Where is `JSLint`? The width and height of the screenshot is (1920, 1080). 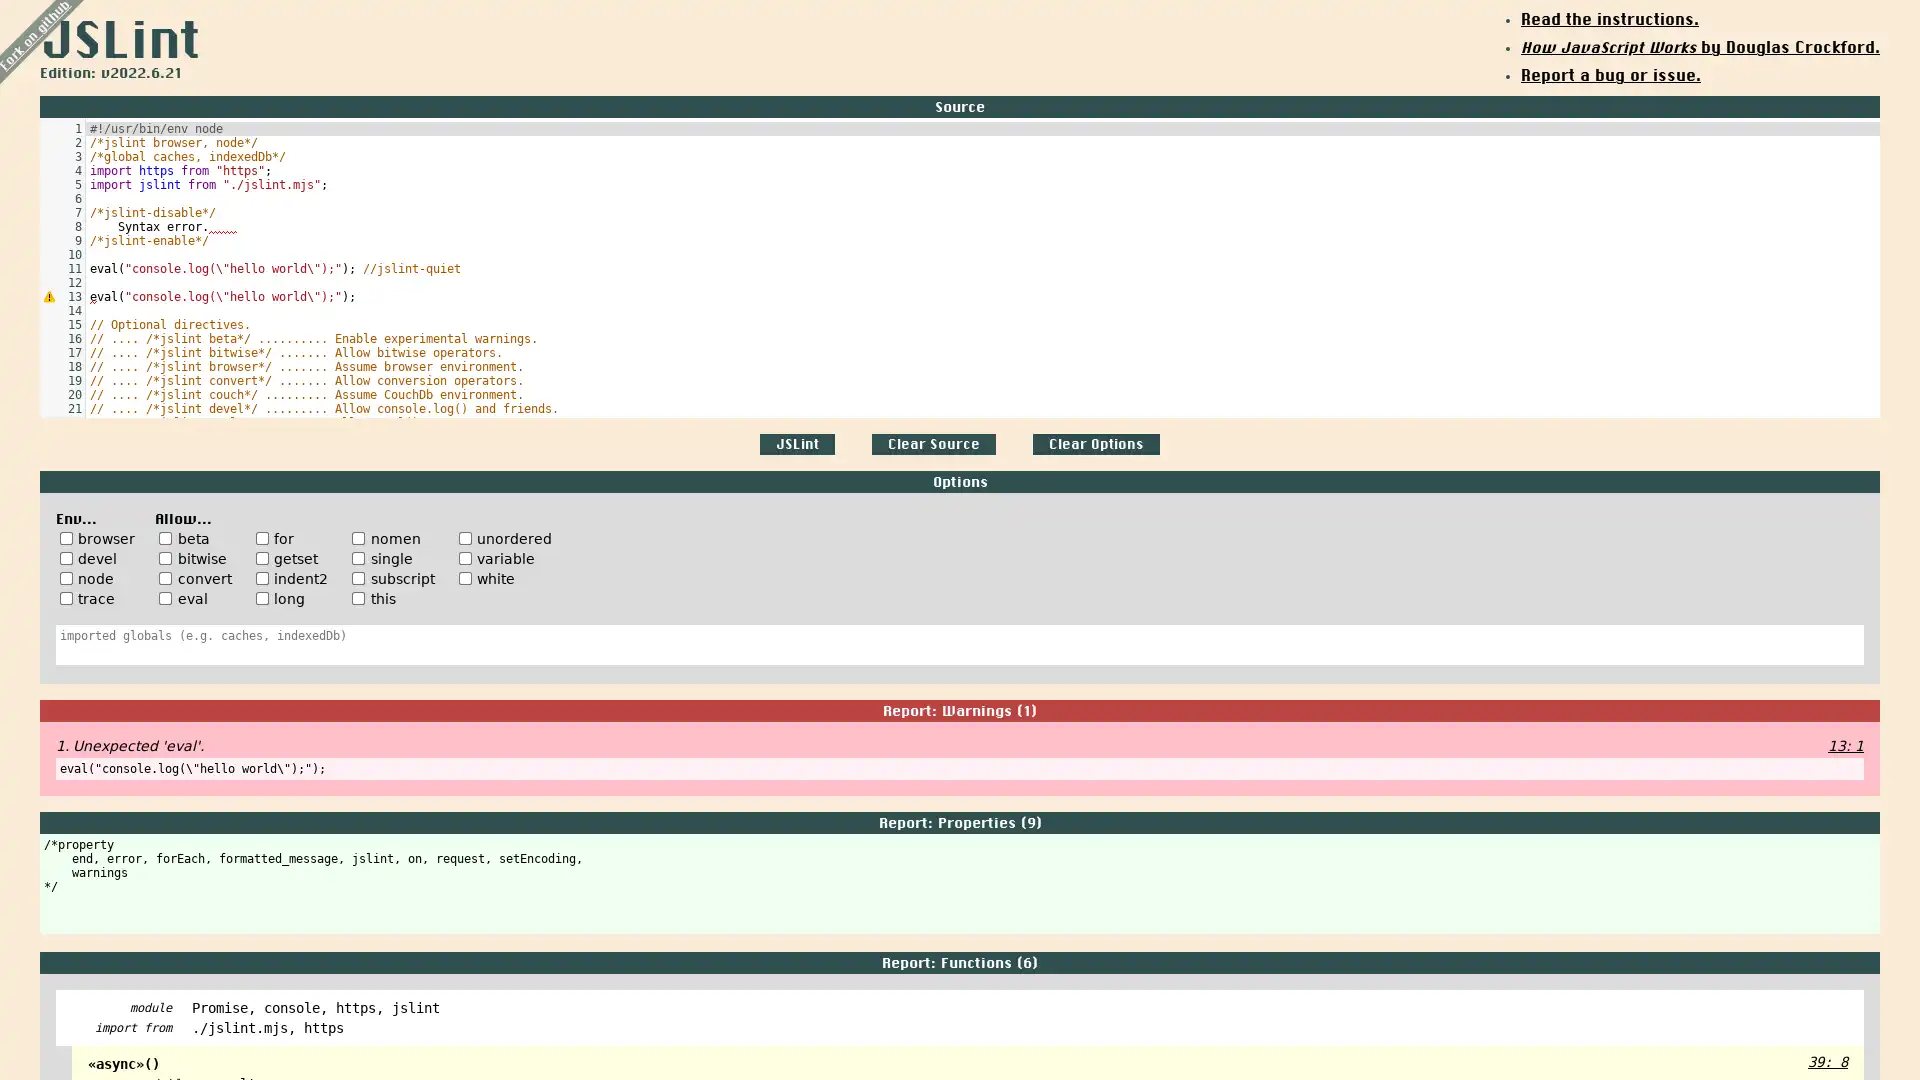 JSLint is located at coordinates (796, 443).